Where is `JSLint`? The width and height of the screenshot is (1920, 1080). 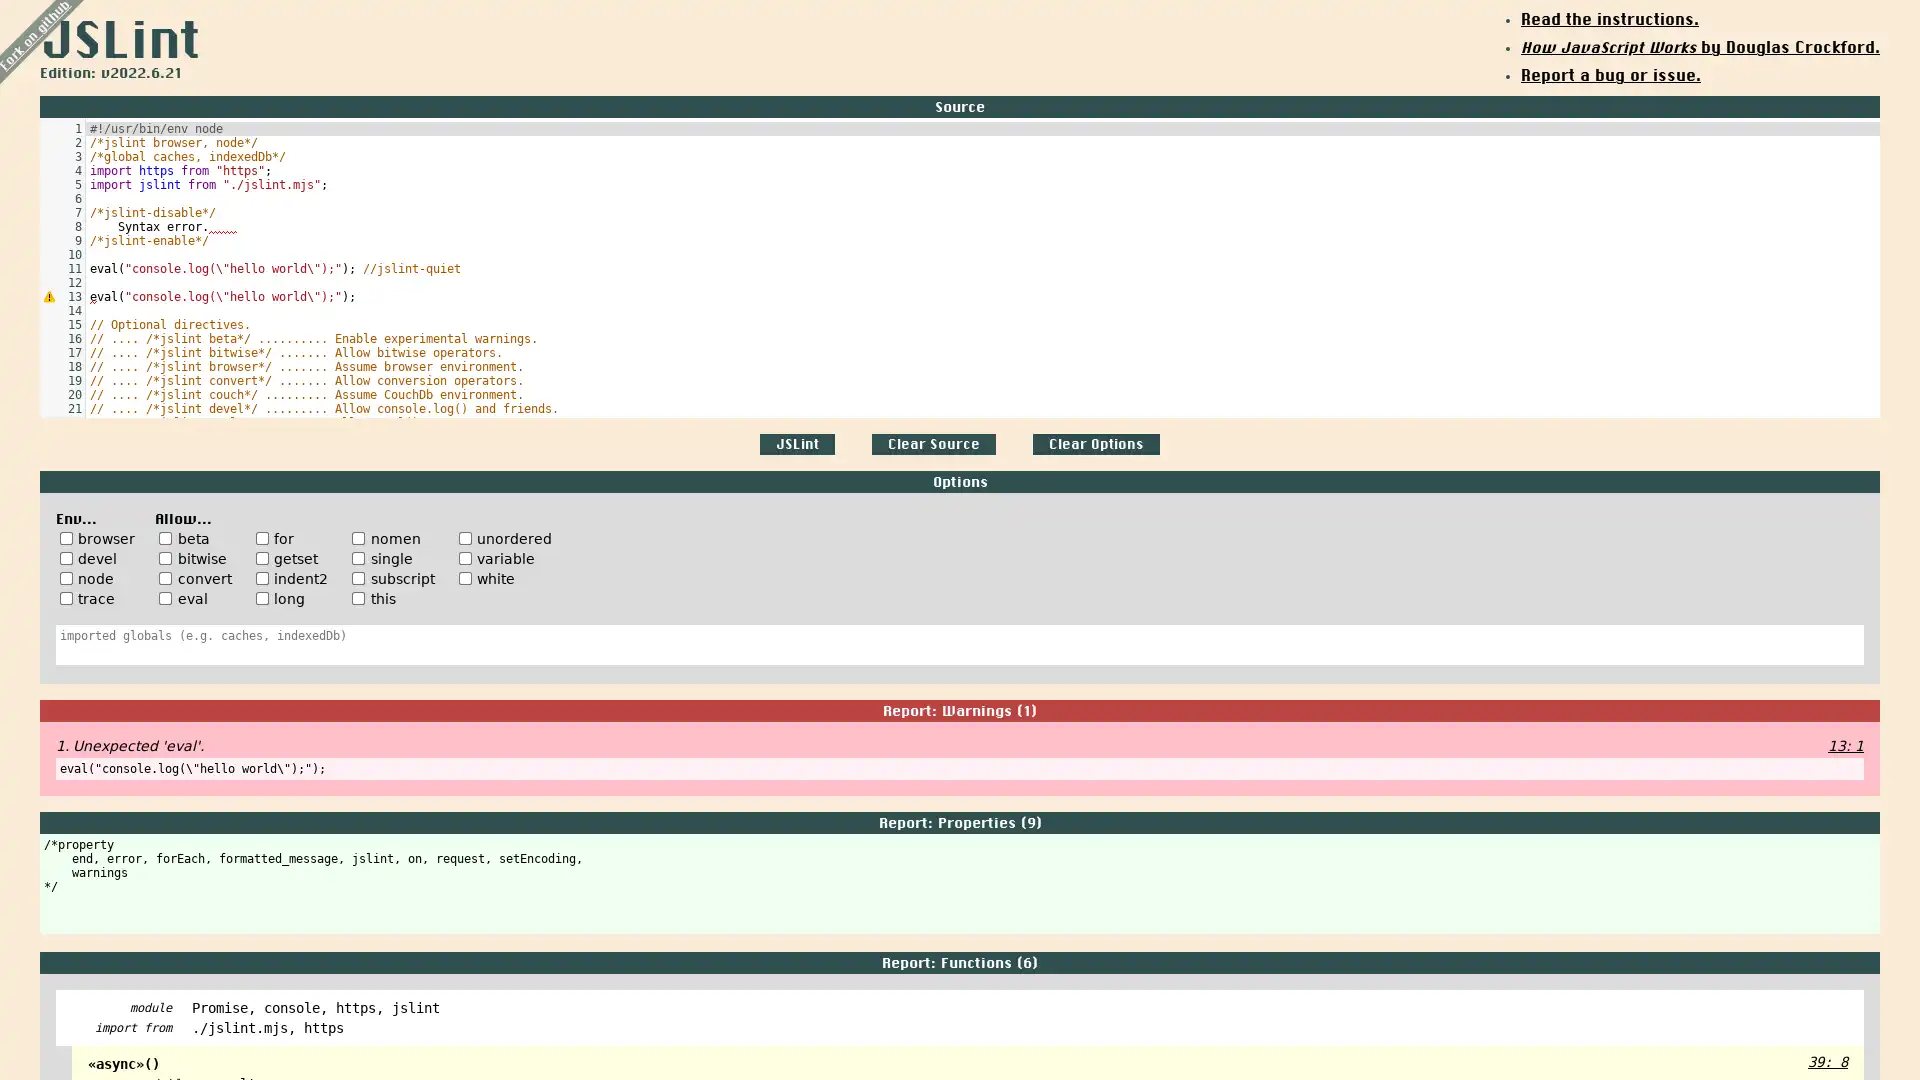 JSLint is located at coordinates (796, 443).